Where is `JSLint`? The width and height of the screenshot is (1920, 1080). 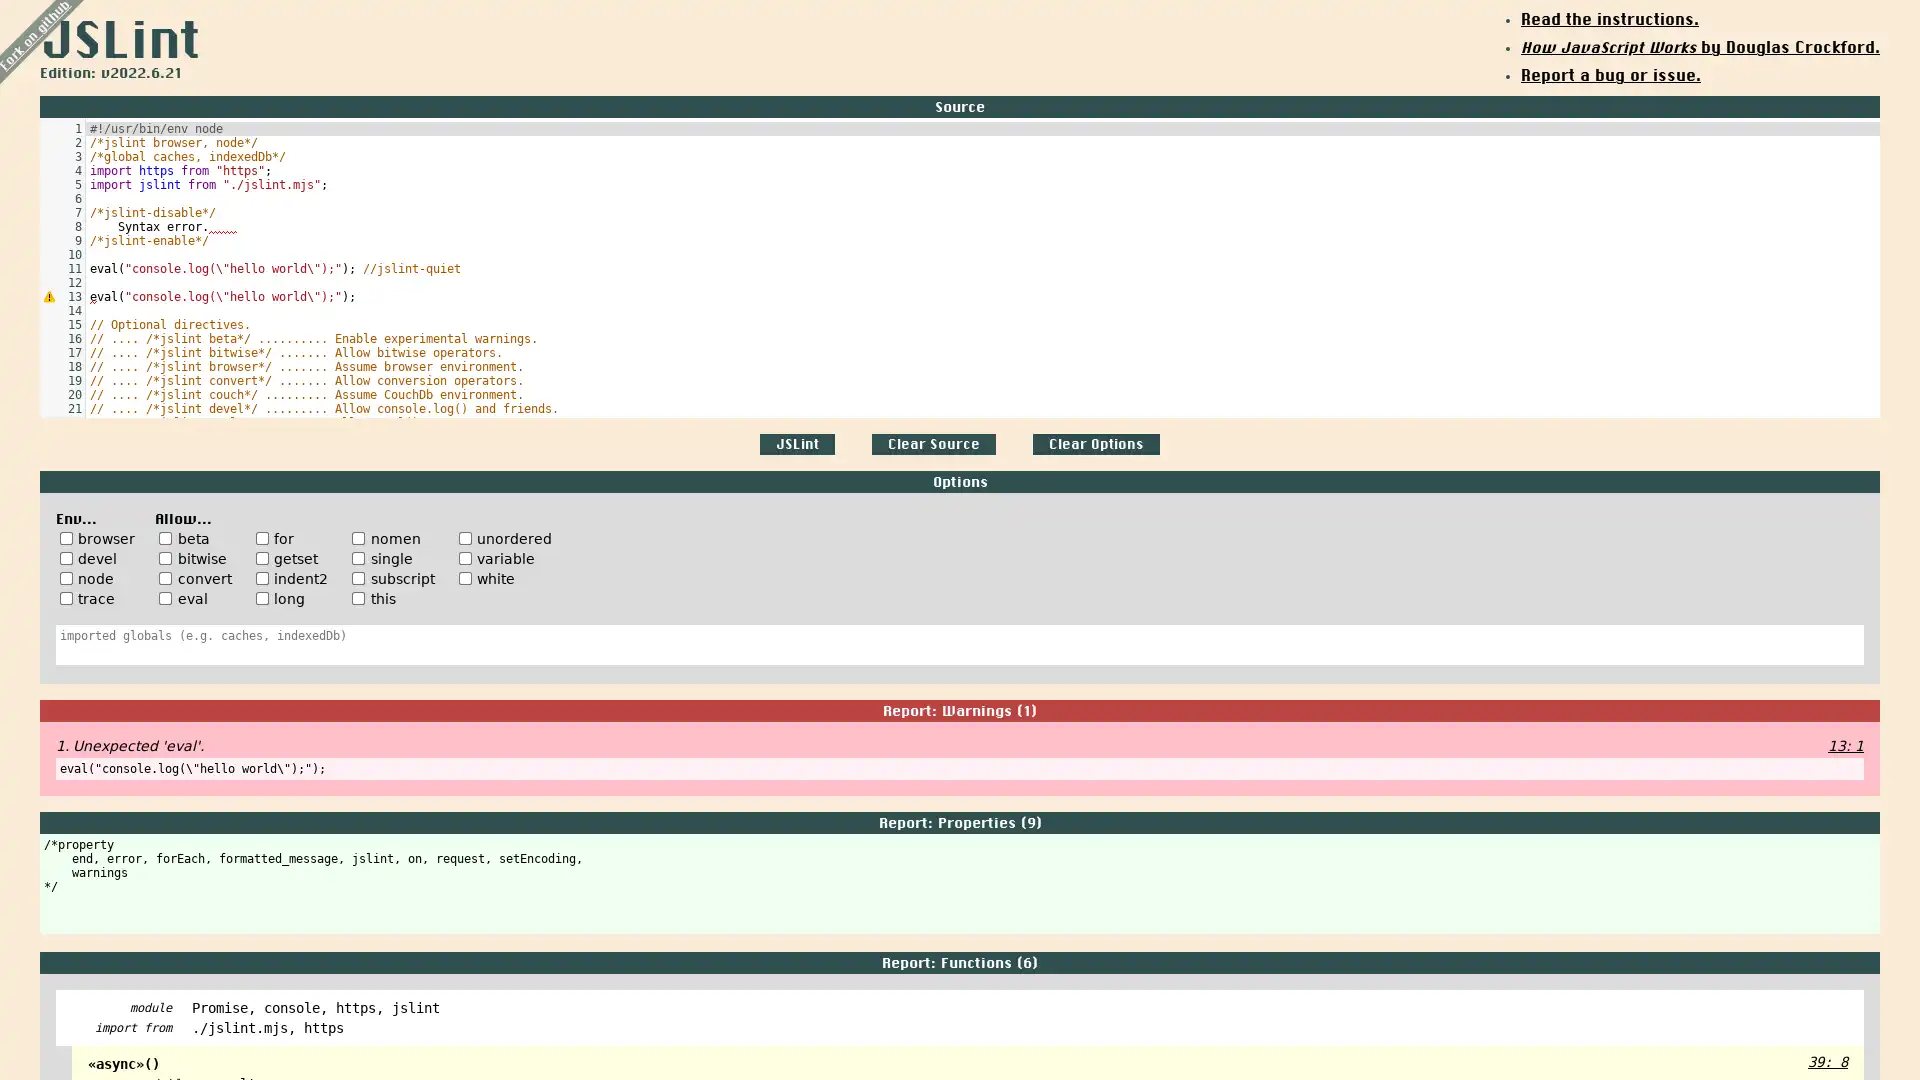 JSLint is located at coordinates (796, 443).